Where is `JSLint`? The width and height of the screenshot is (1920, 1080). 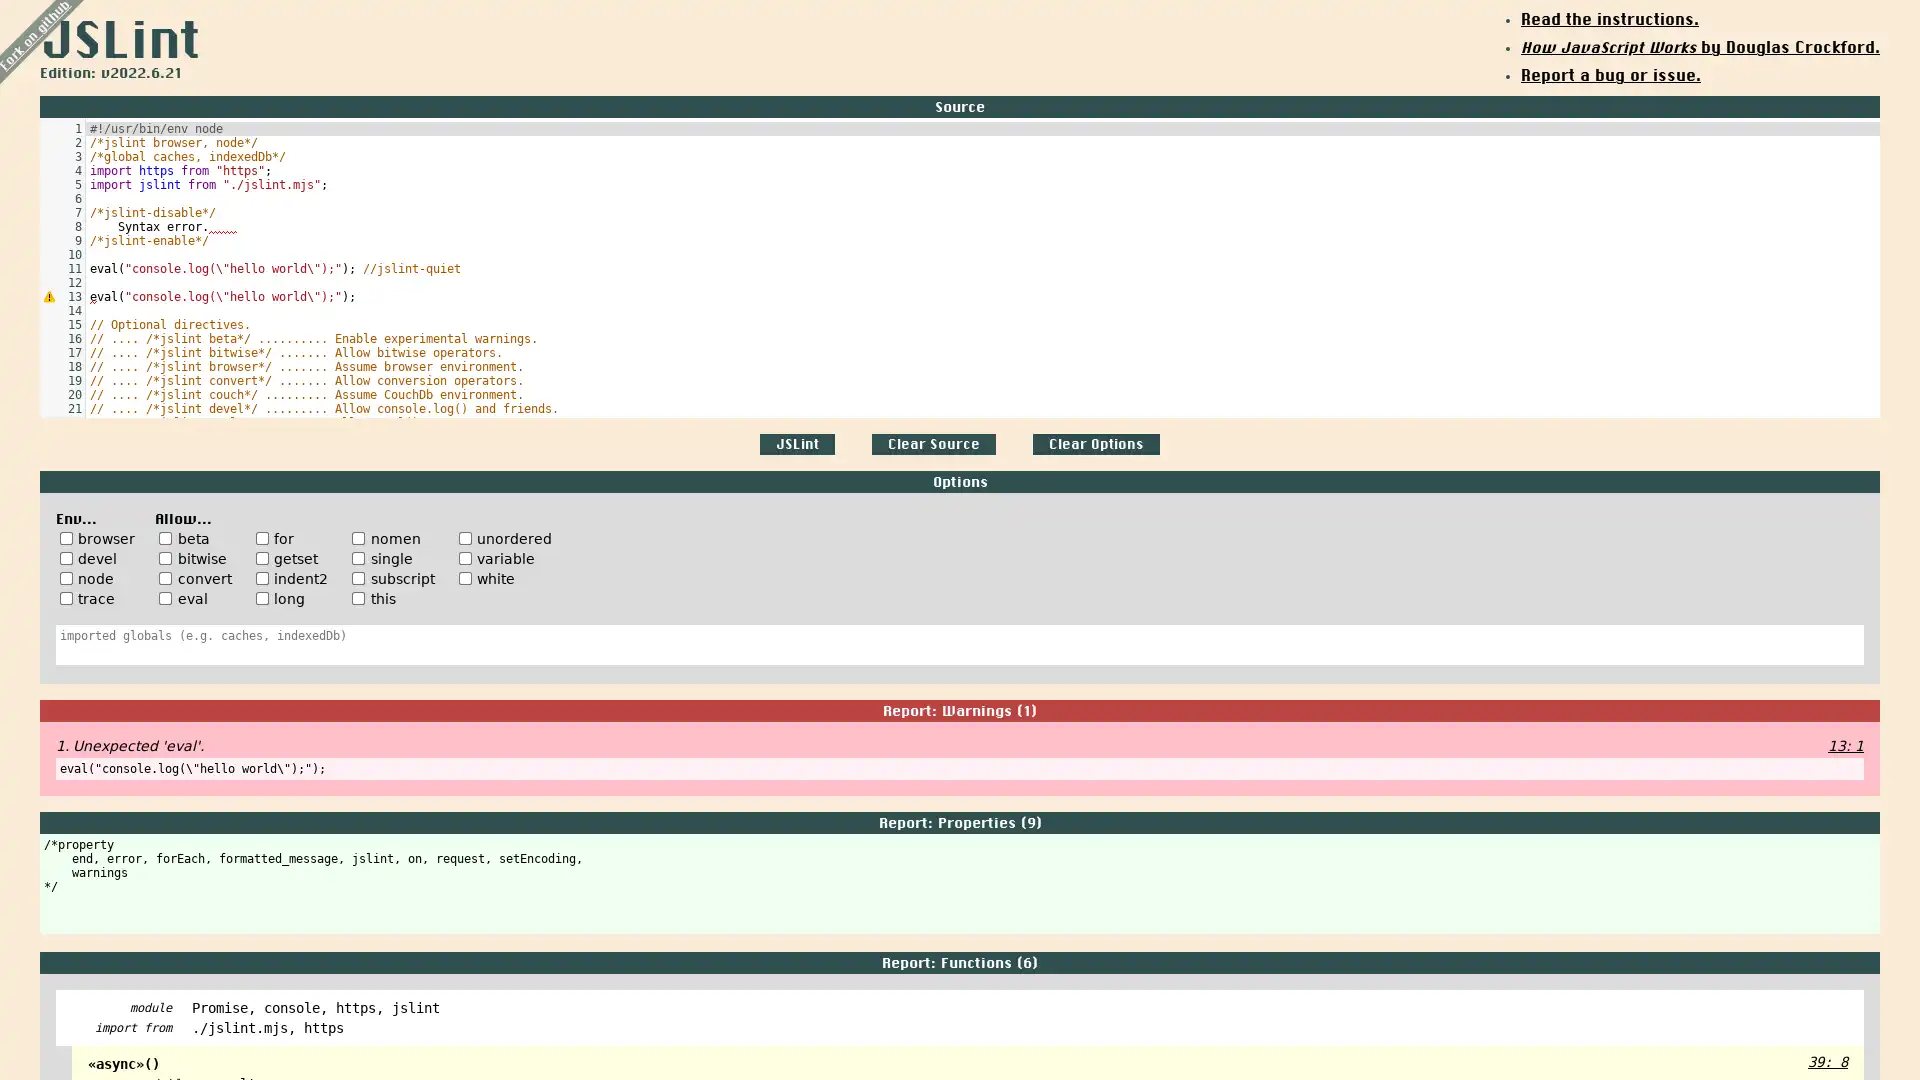 JSLint is located at coordinates (796, 443).